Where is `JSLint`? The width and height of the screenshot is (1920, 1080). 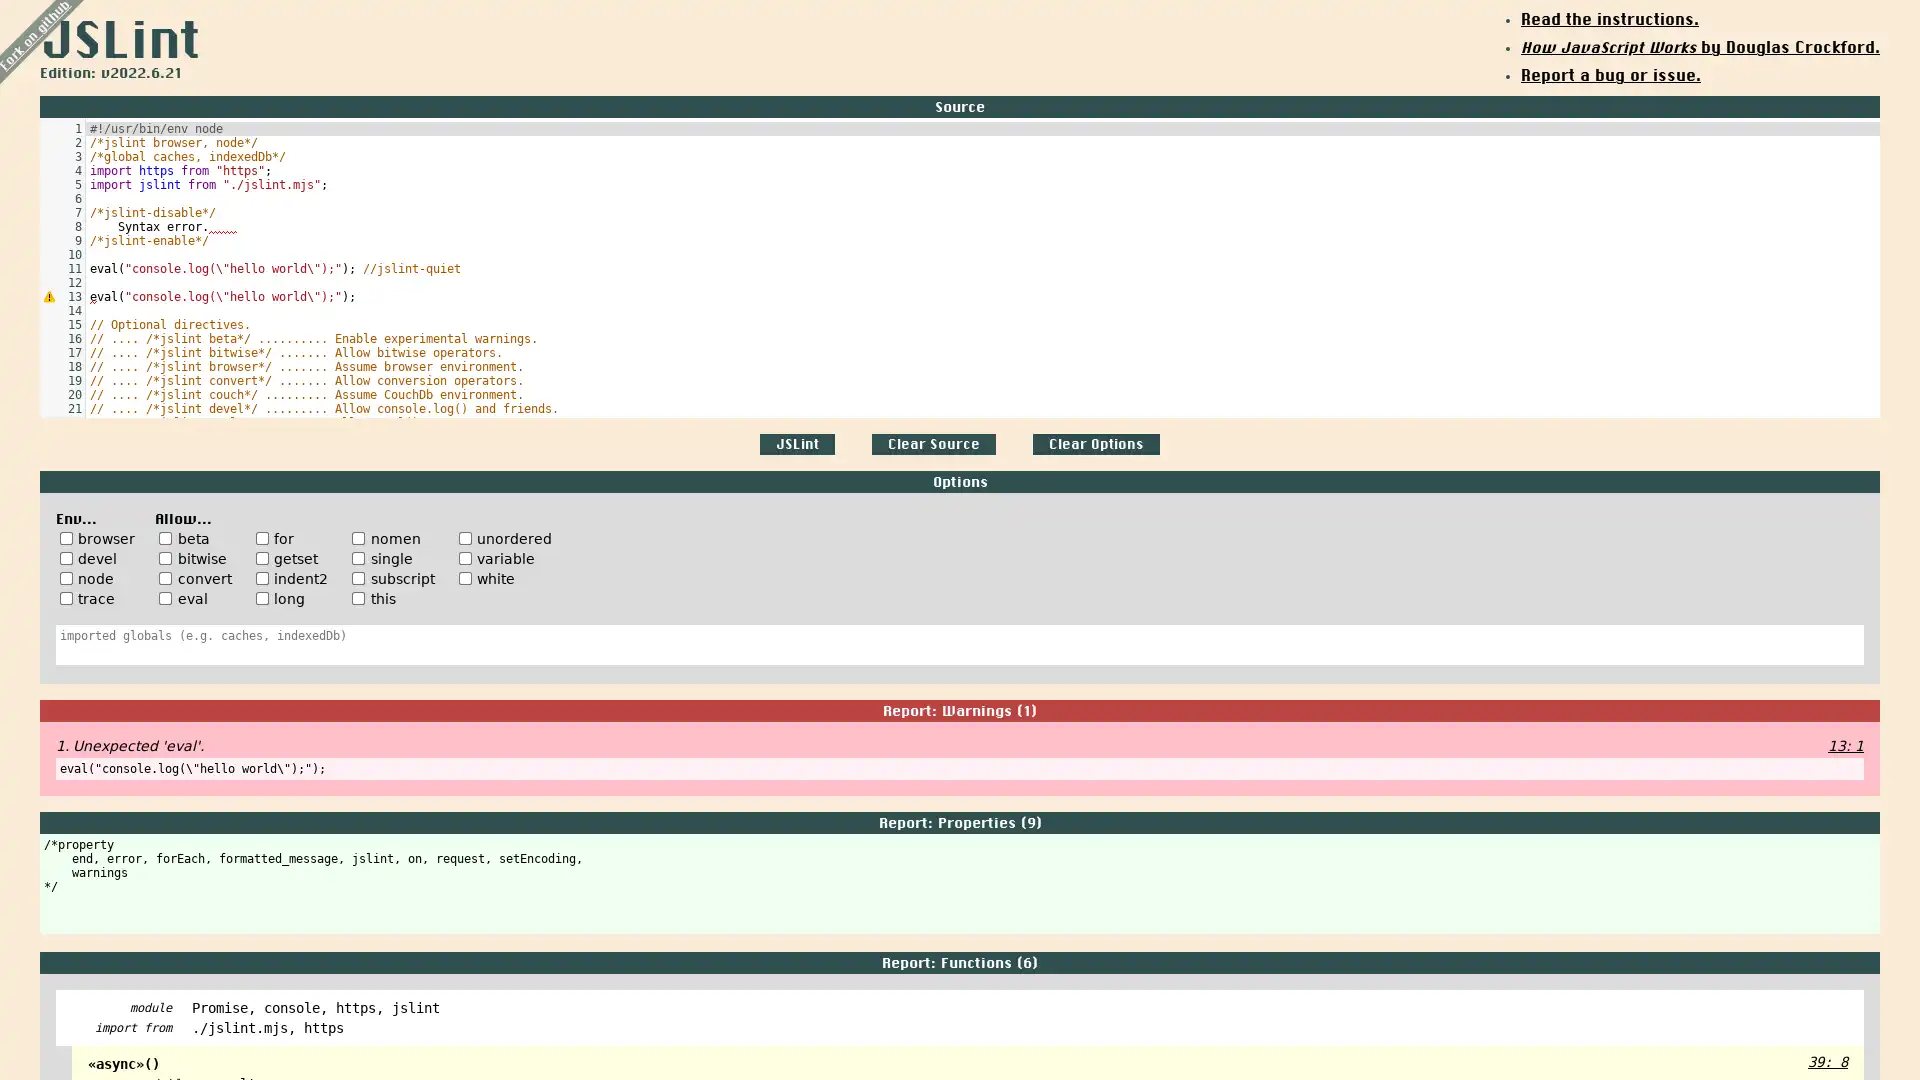 JSLint is located at coordinates (796, 443).